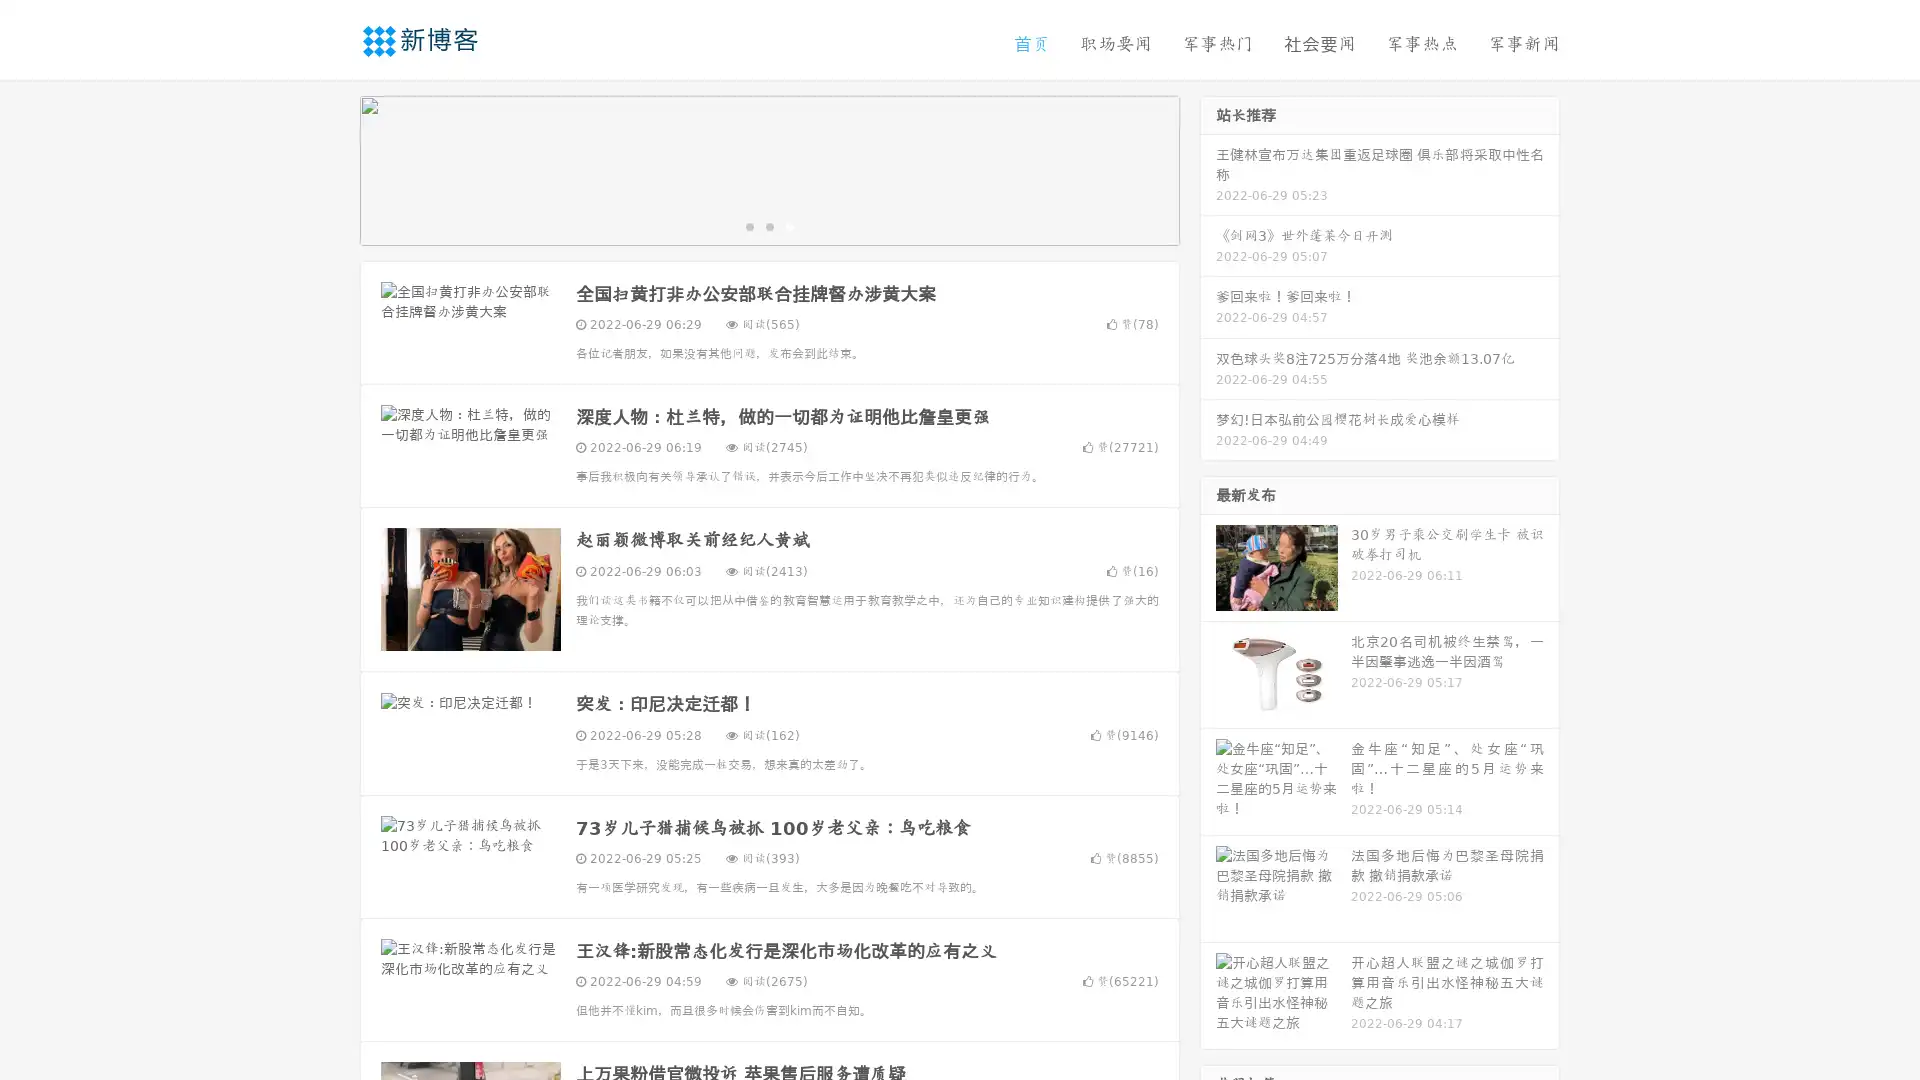 The width and height of the screenshot is (1920, 1080). Describe the element at coordinates (1208, 168) in the screenshot. I see `Next slide` at that location.